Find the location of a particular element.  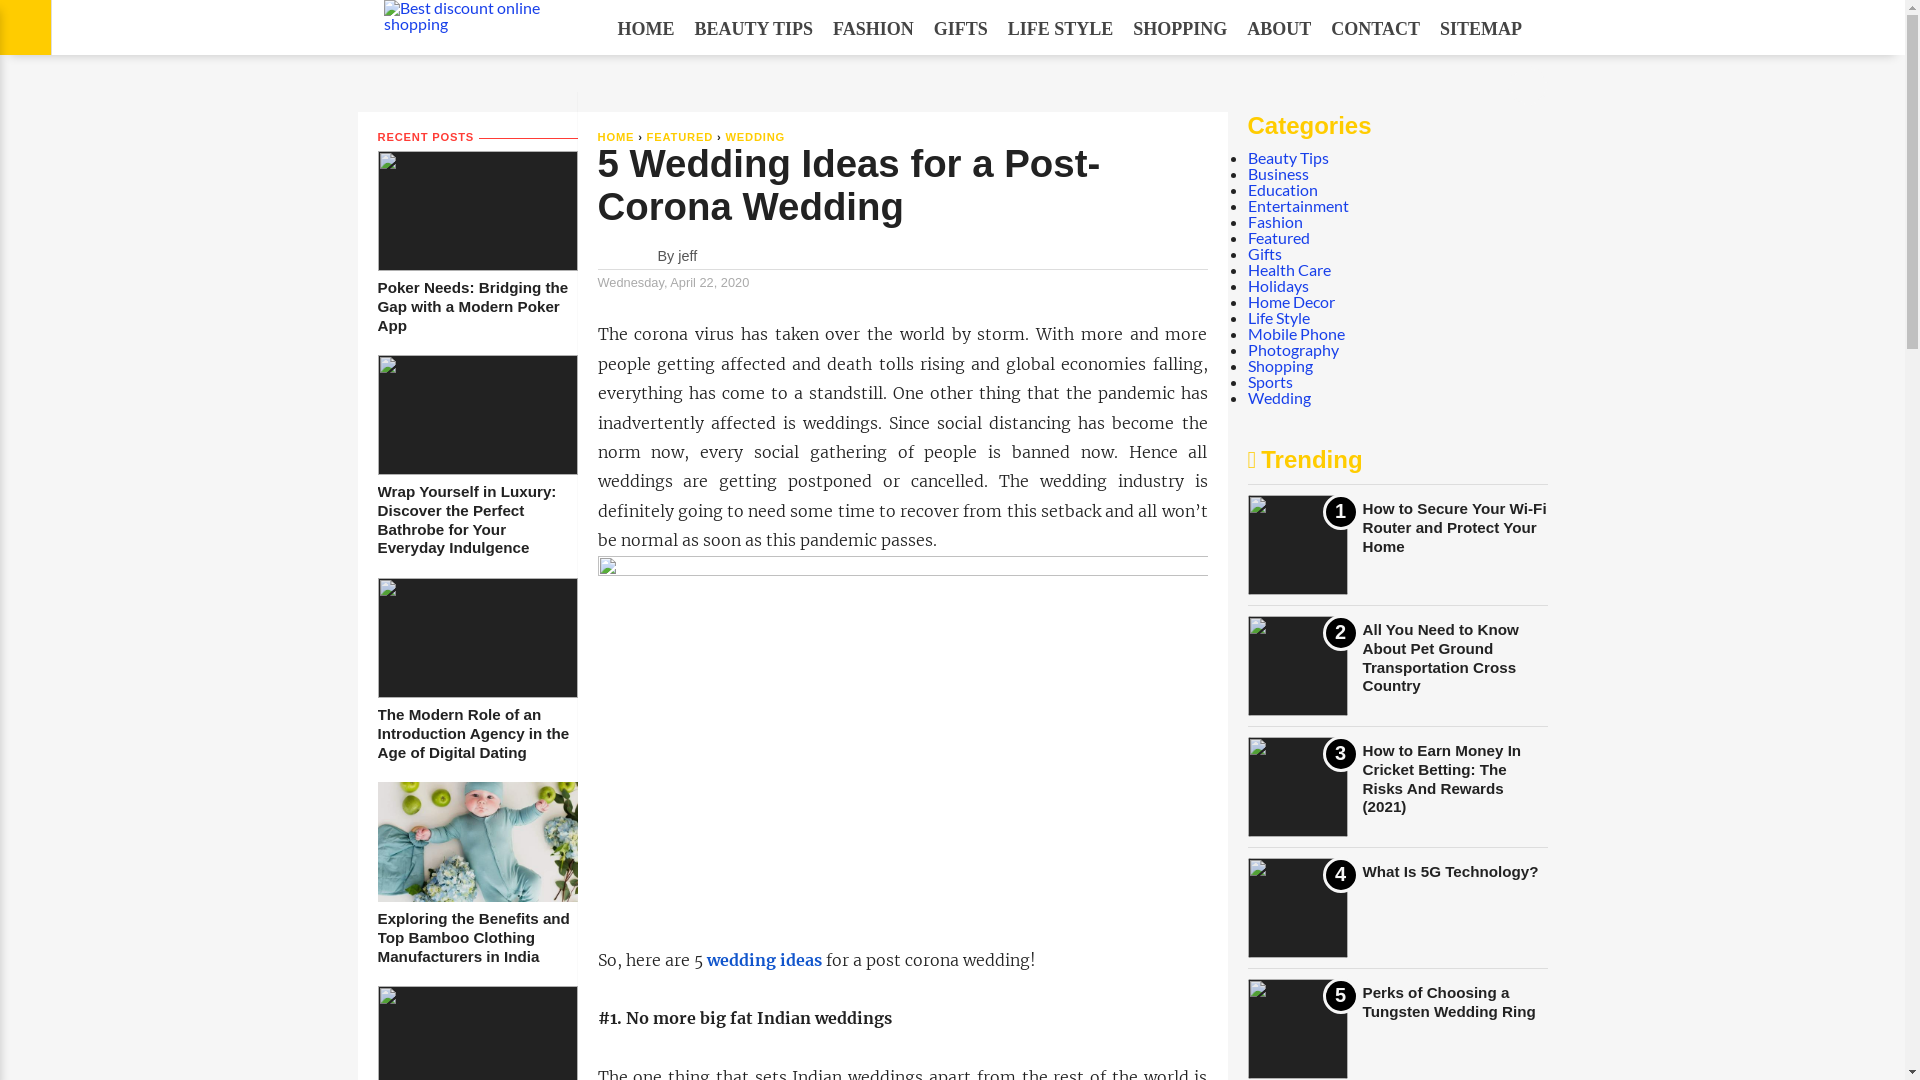

'CONTACT' is located at coordinates (1374, 29).